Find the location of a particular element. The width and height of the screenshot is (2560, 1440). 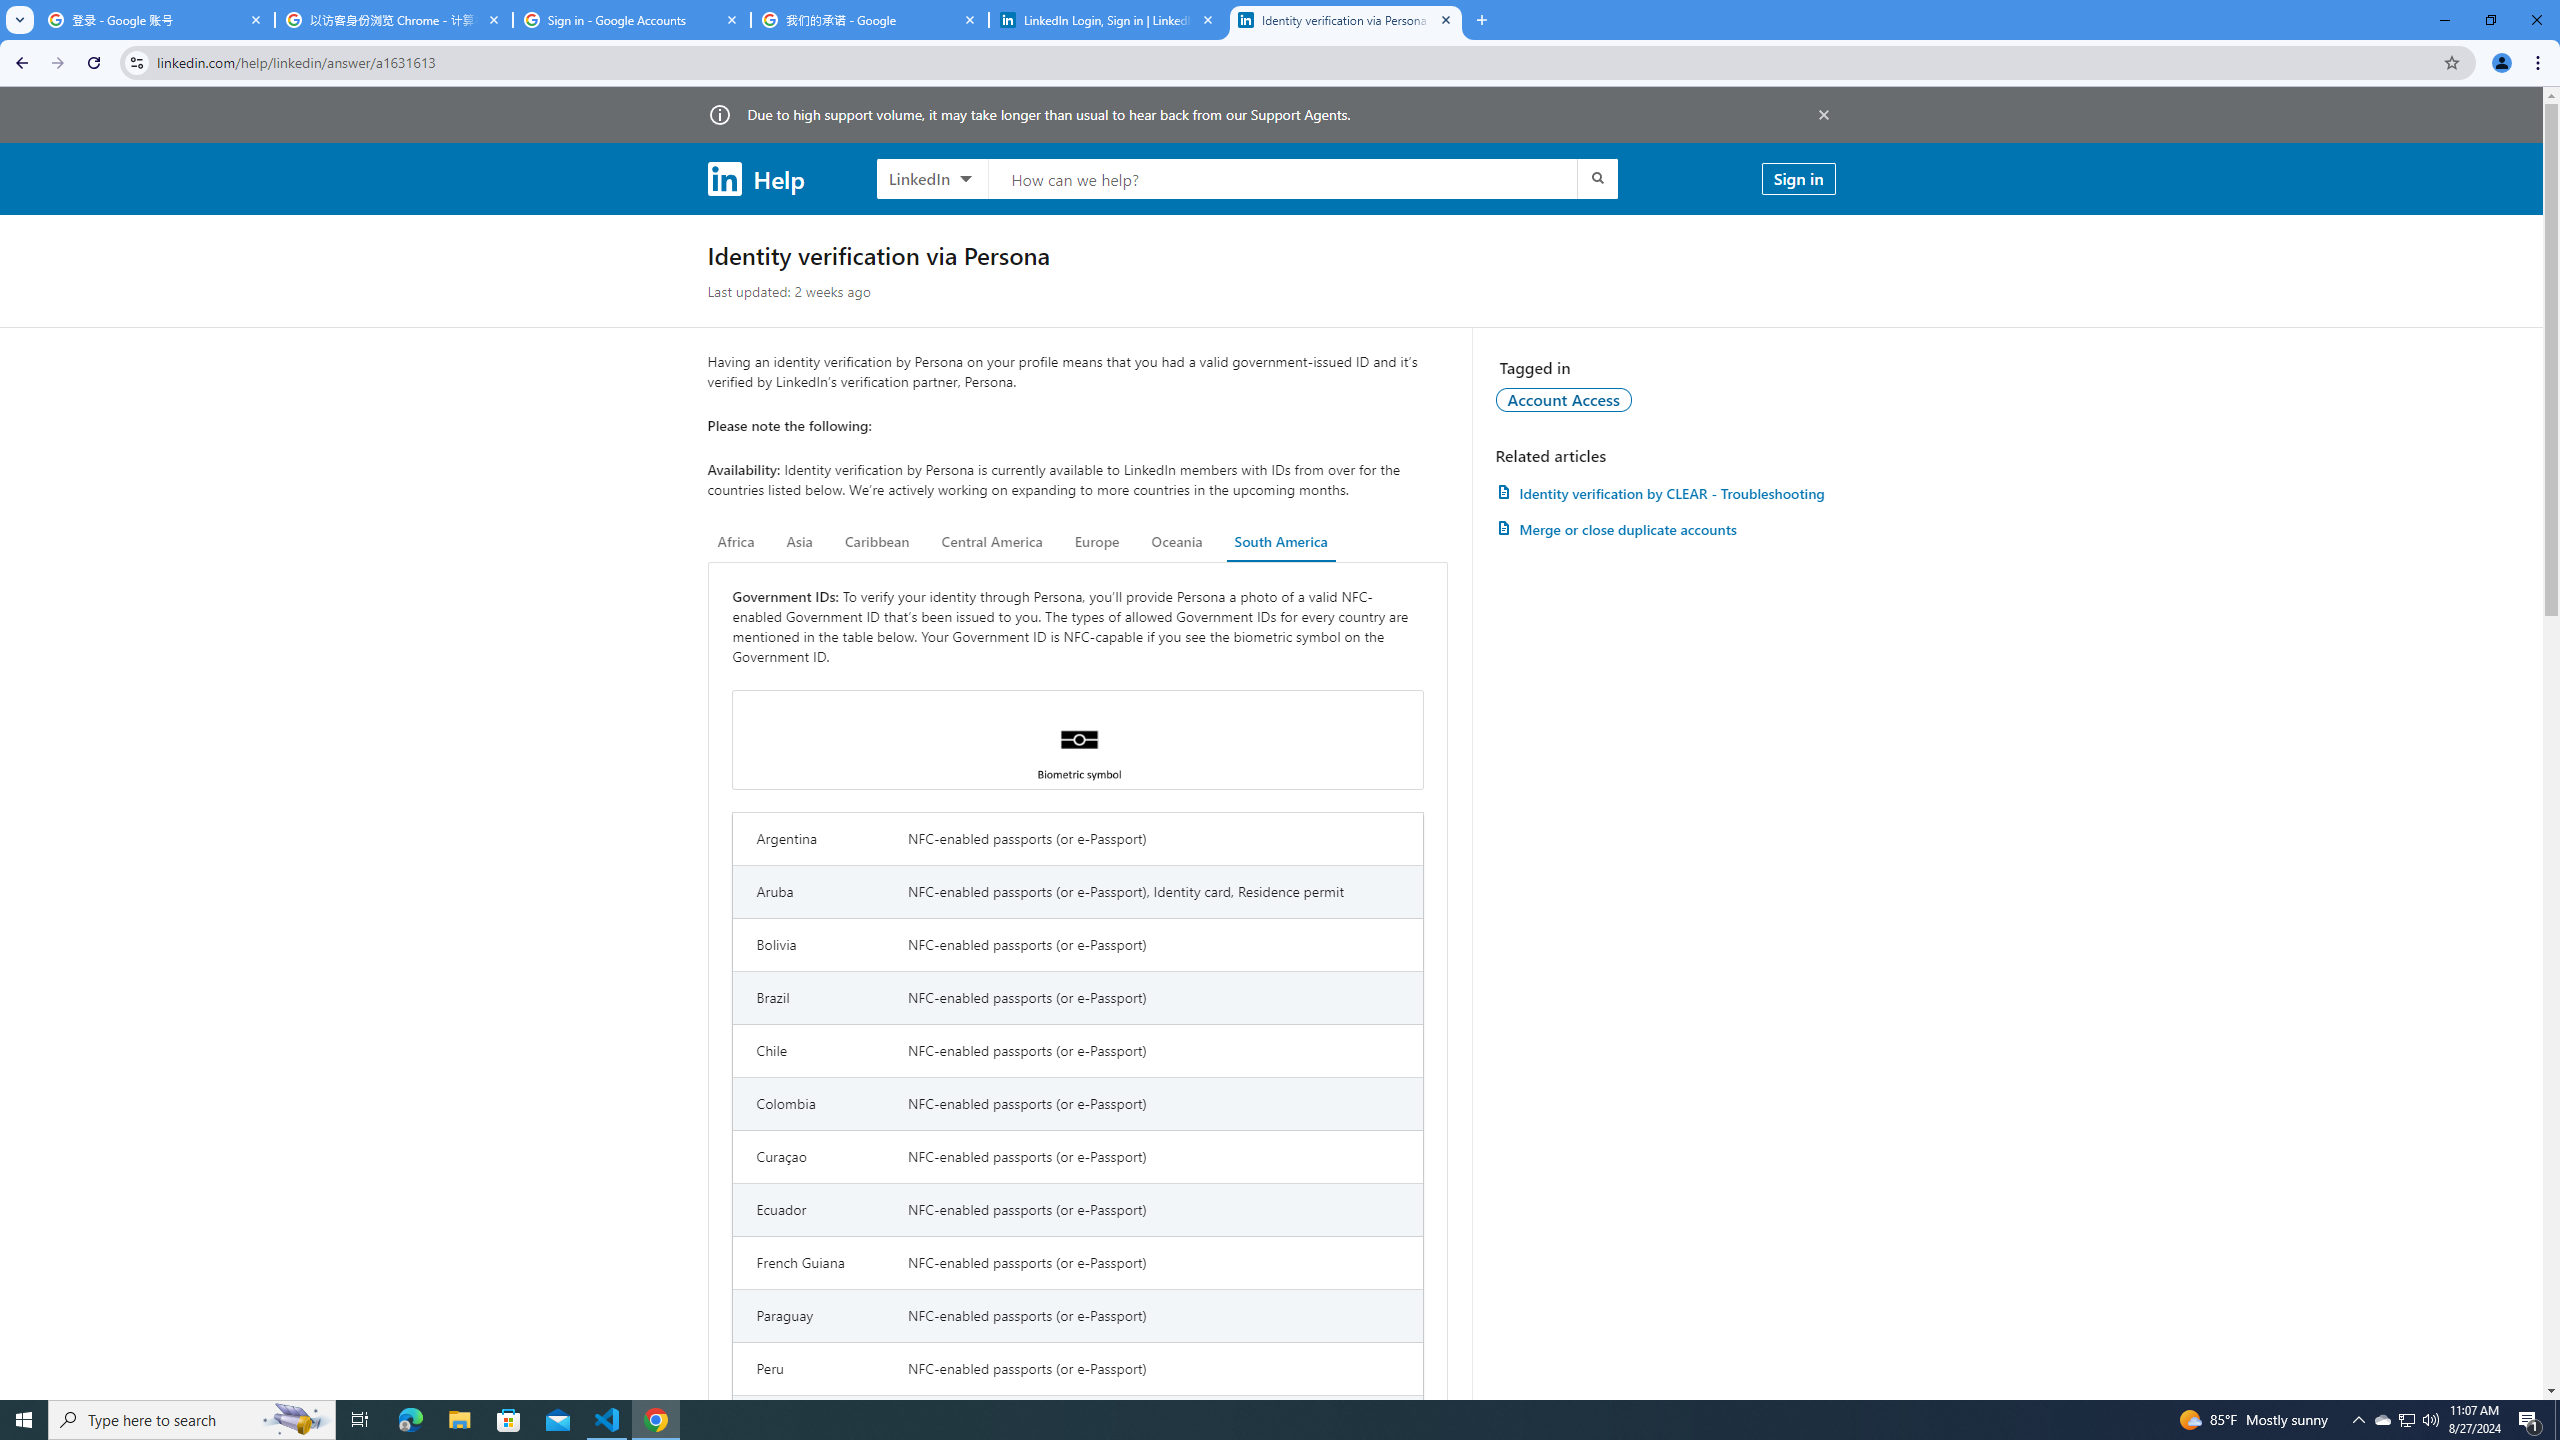

'Sign in - Google Accounts' is located at coordinates (631, 19).